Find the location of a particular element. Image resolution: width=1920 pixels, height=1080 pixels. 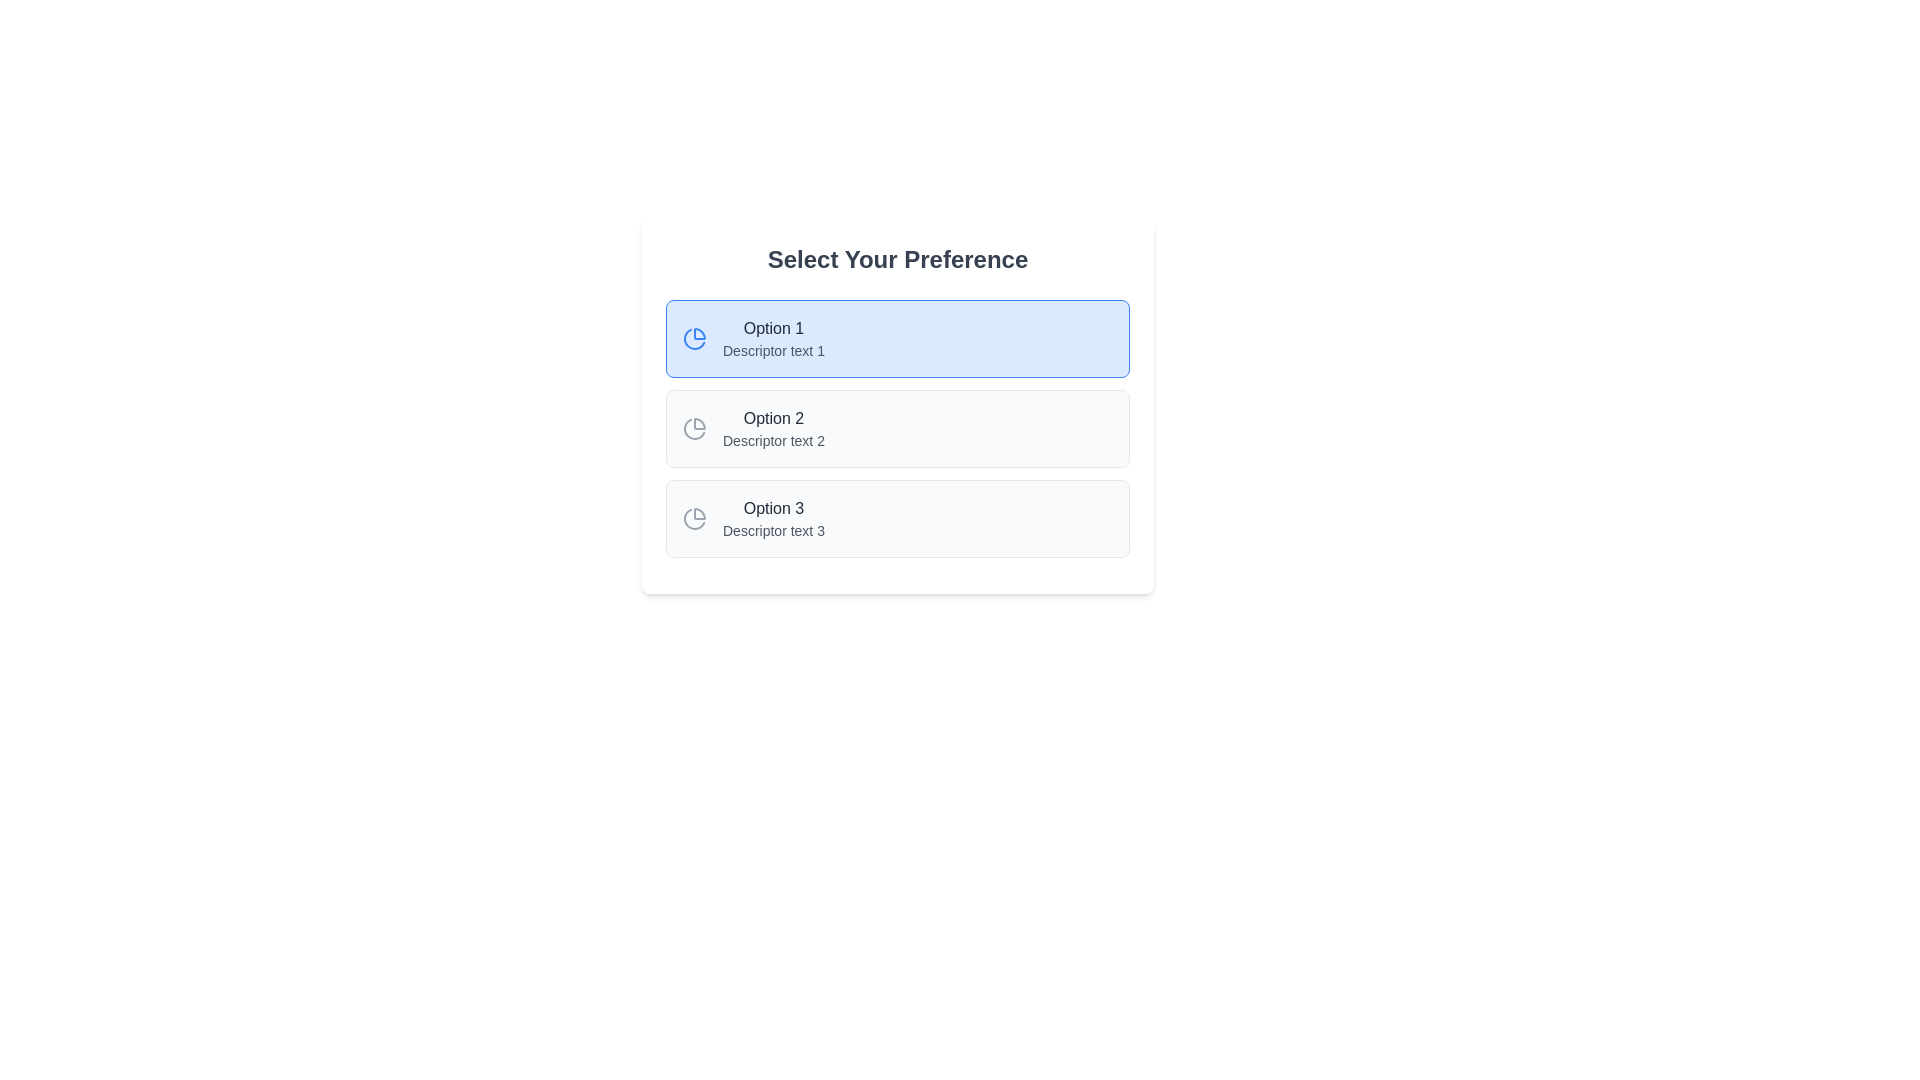

the 'Option 2' radio button is located at coordinates (896, 405).